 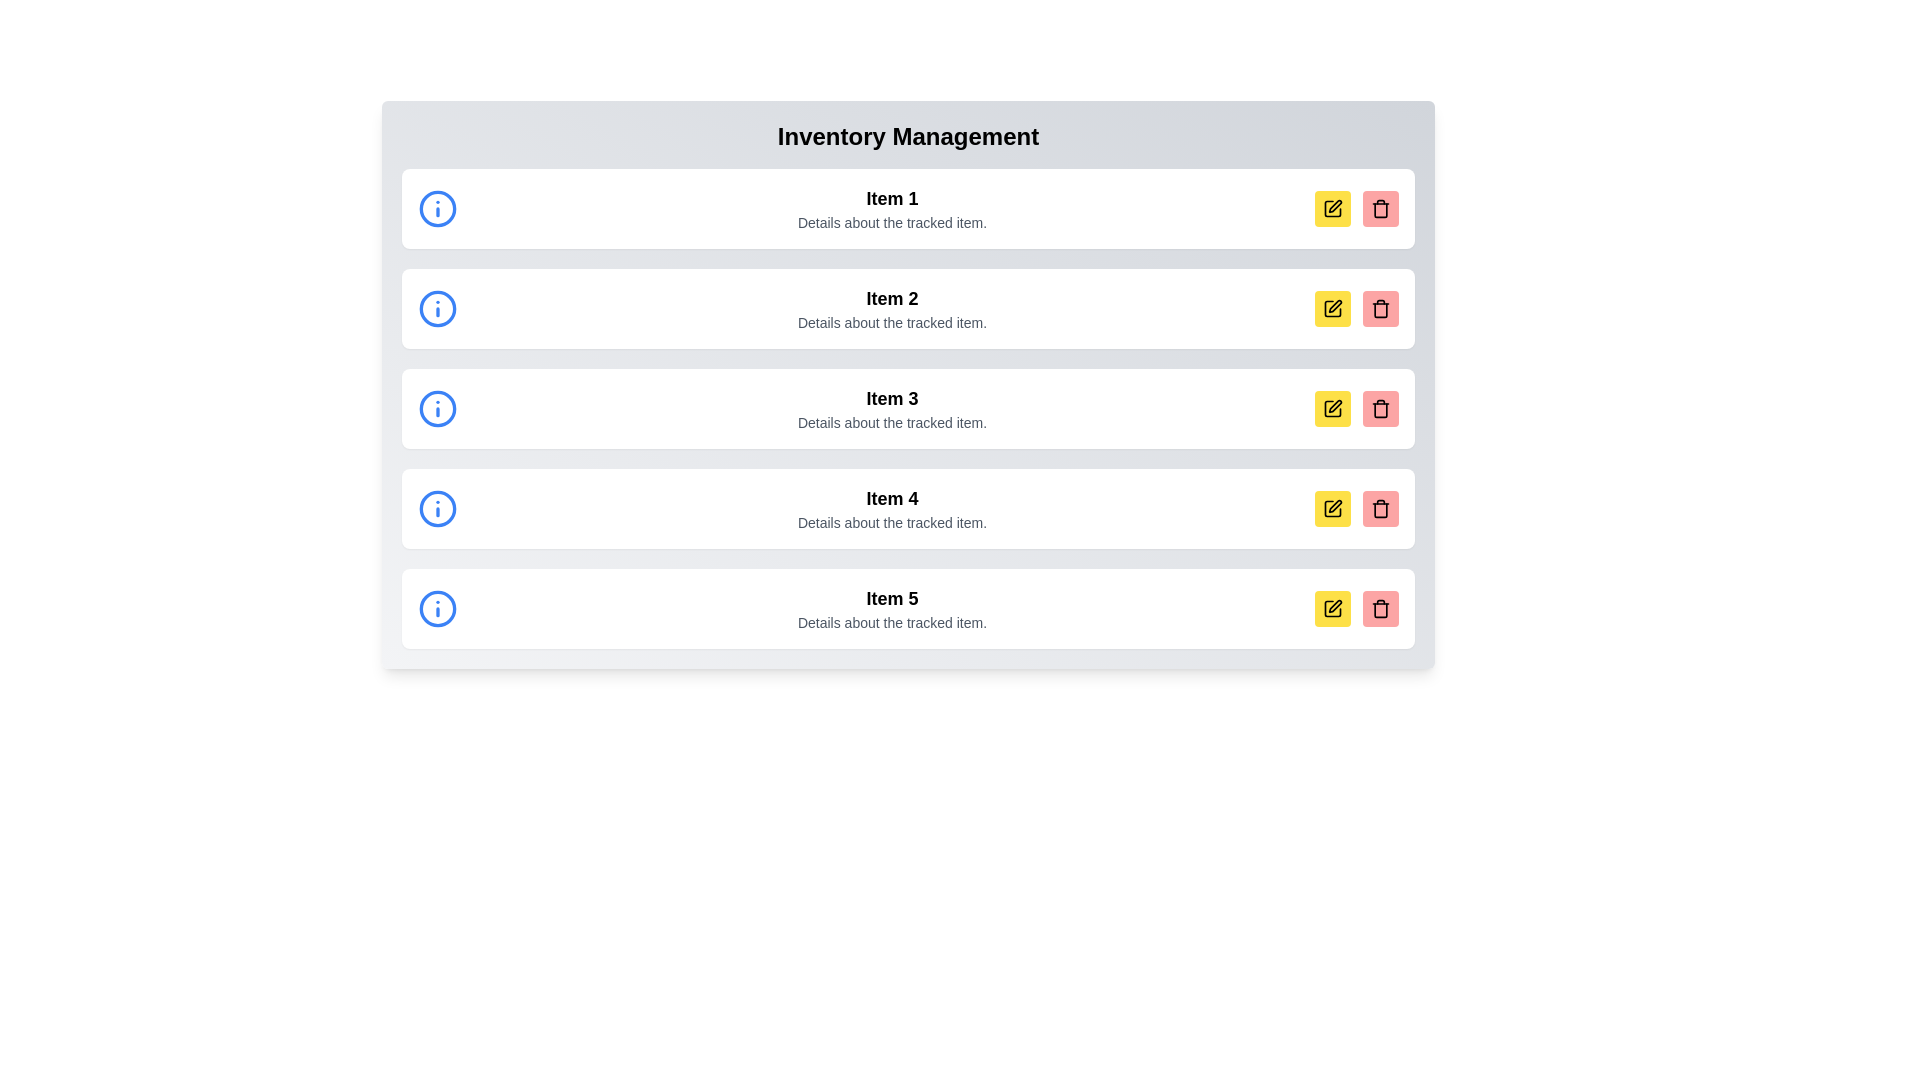 I want to click on the button group located to the right of 'Item 5', so click(x=1357, y=608).